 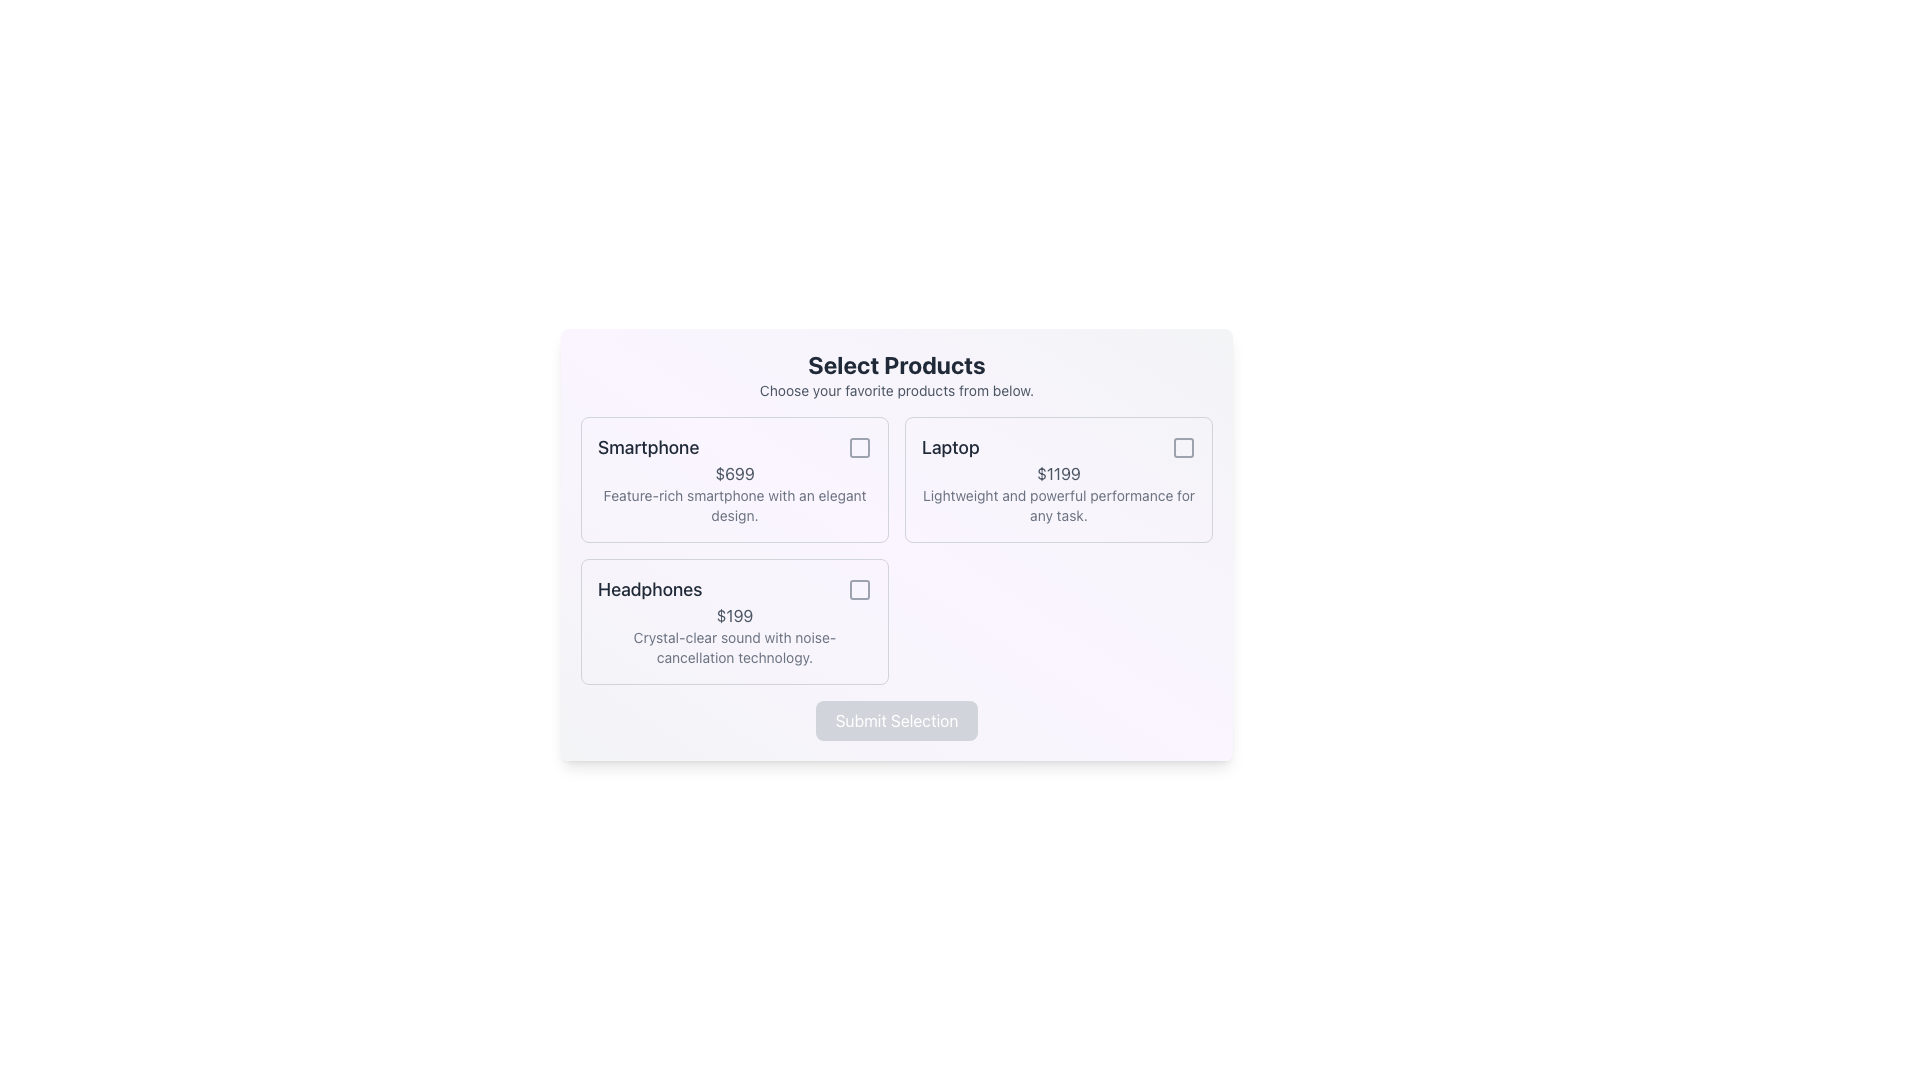 I want to click on the small-sized text block element styled in gray font that describes the product features, located below the price text '$1199' in the 'Laptop' product card, so click(x=1058, y=504).